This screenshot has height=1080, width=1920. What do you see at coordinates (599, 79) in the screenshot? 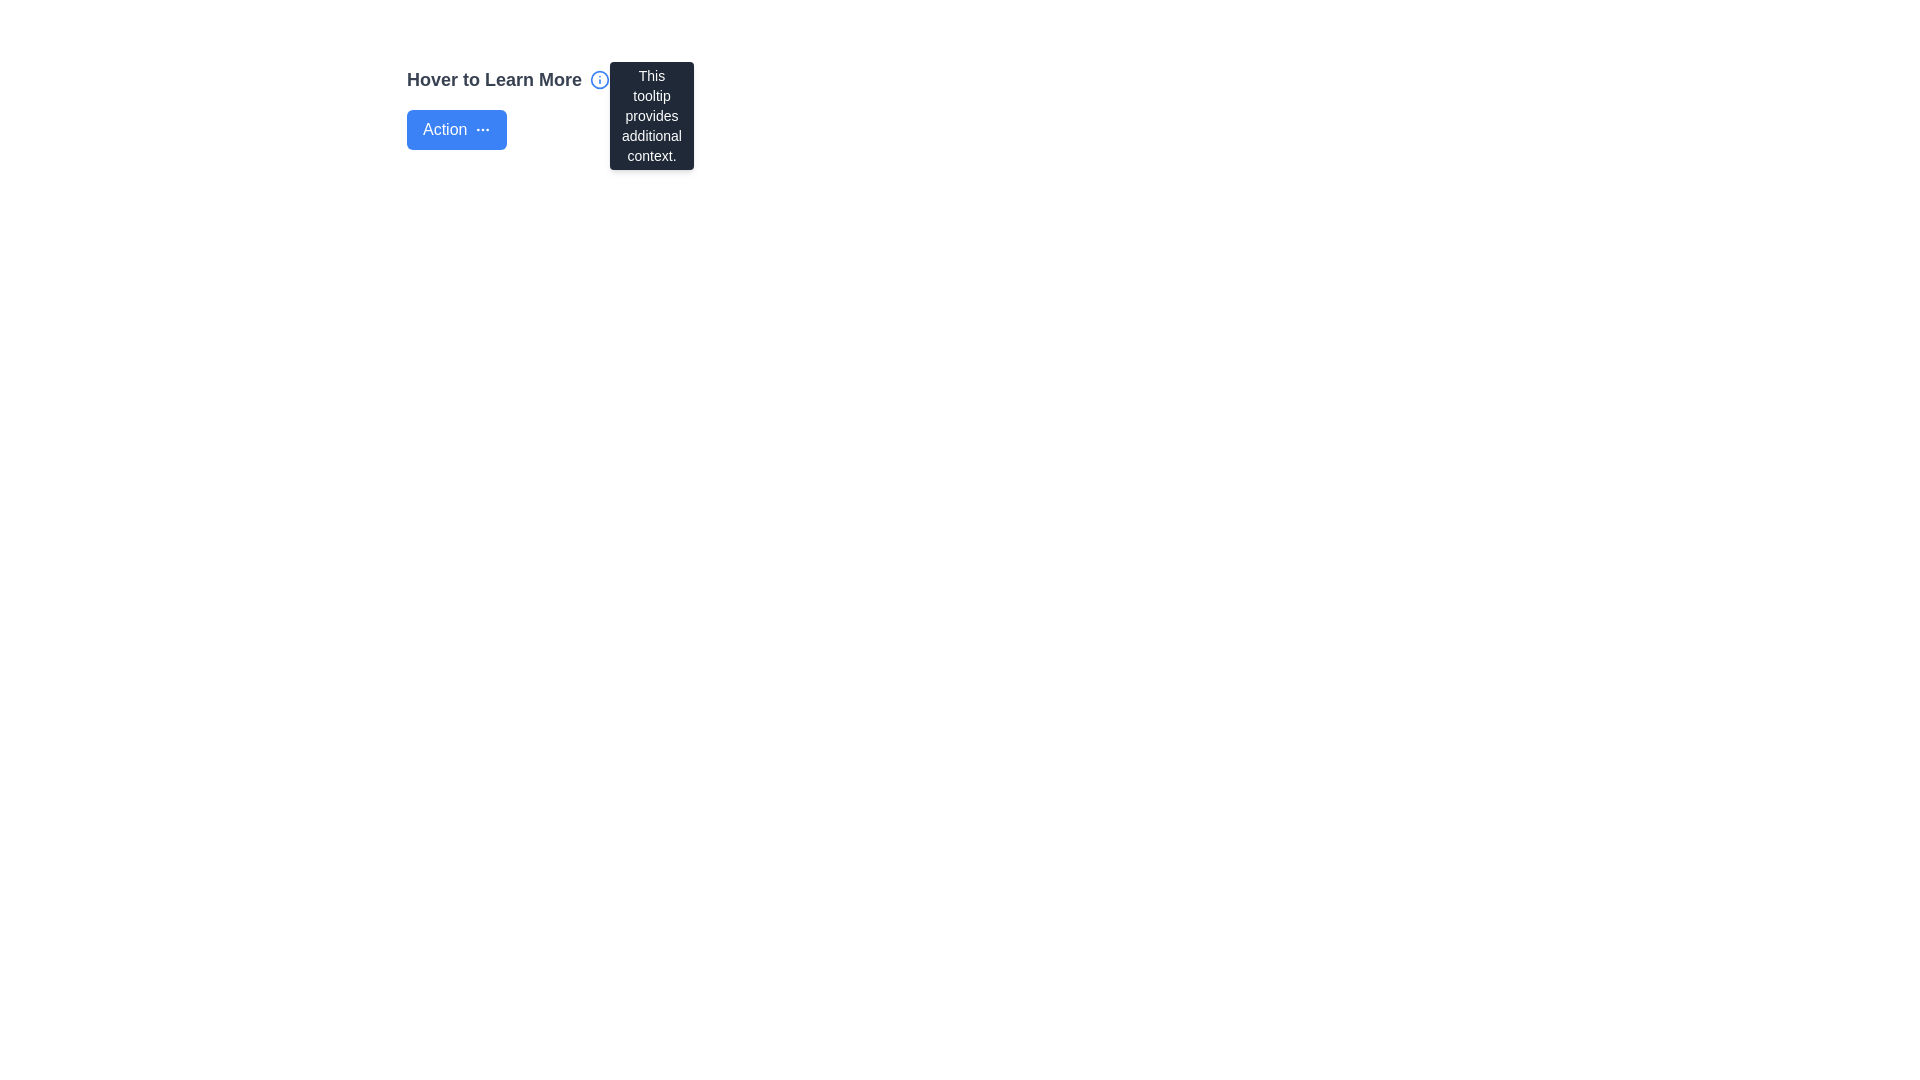
I see `the informational icon located to the right of the text 'Hover to Learn More', which triggers a tooltip to appear when hovered` at bounding box center [599, 79].